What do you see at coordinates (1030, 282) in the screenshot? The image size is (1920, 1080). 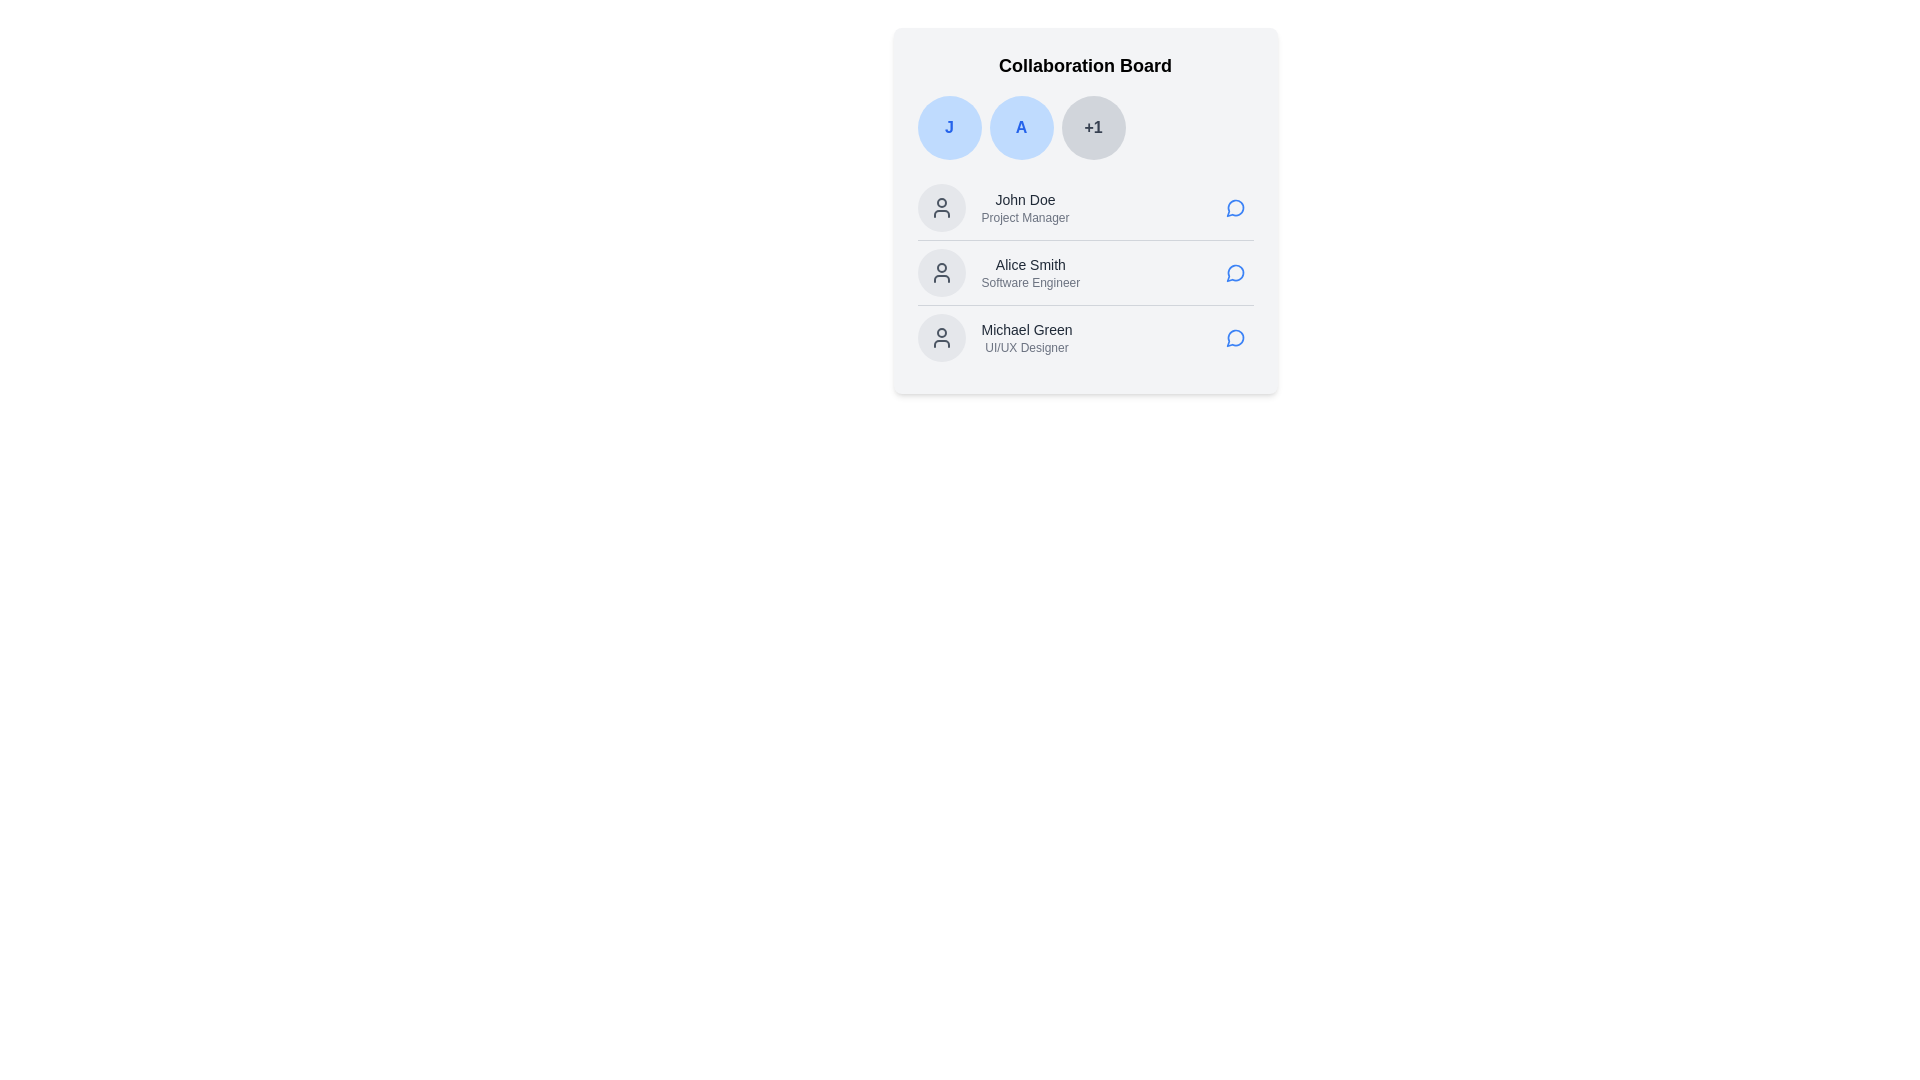 I see `the text label reading 'Software Engineer' styled in light gray color, located under 'Alice Smith' in the 'Collaboration Board' interface` at bounding box center [1030, 282].